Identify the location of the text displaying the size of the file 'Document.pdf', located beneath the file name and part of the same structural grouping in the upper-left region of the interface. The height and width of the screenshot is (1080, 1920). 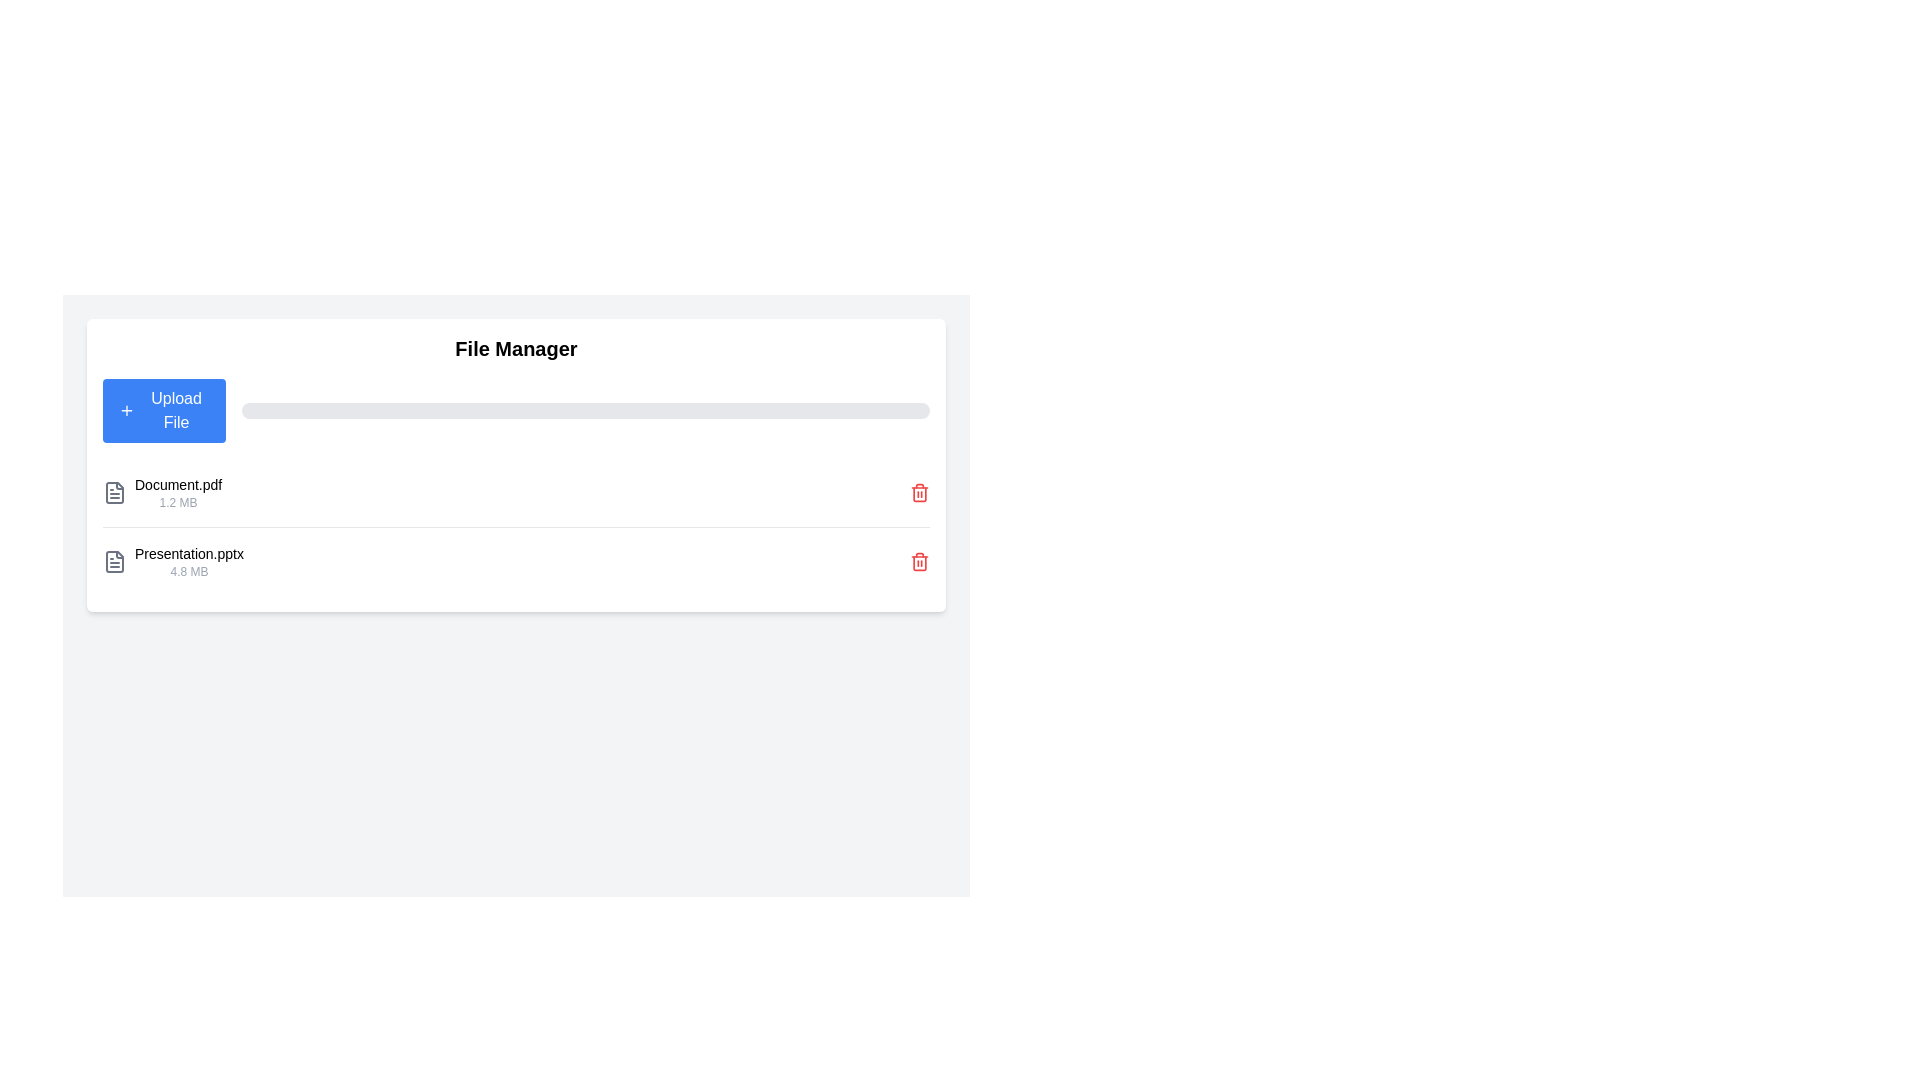
(178, 501).